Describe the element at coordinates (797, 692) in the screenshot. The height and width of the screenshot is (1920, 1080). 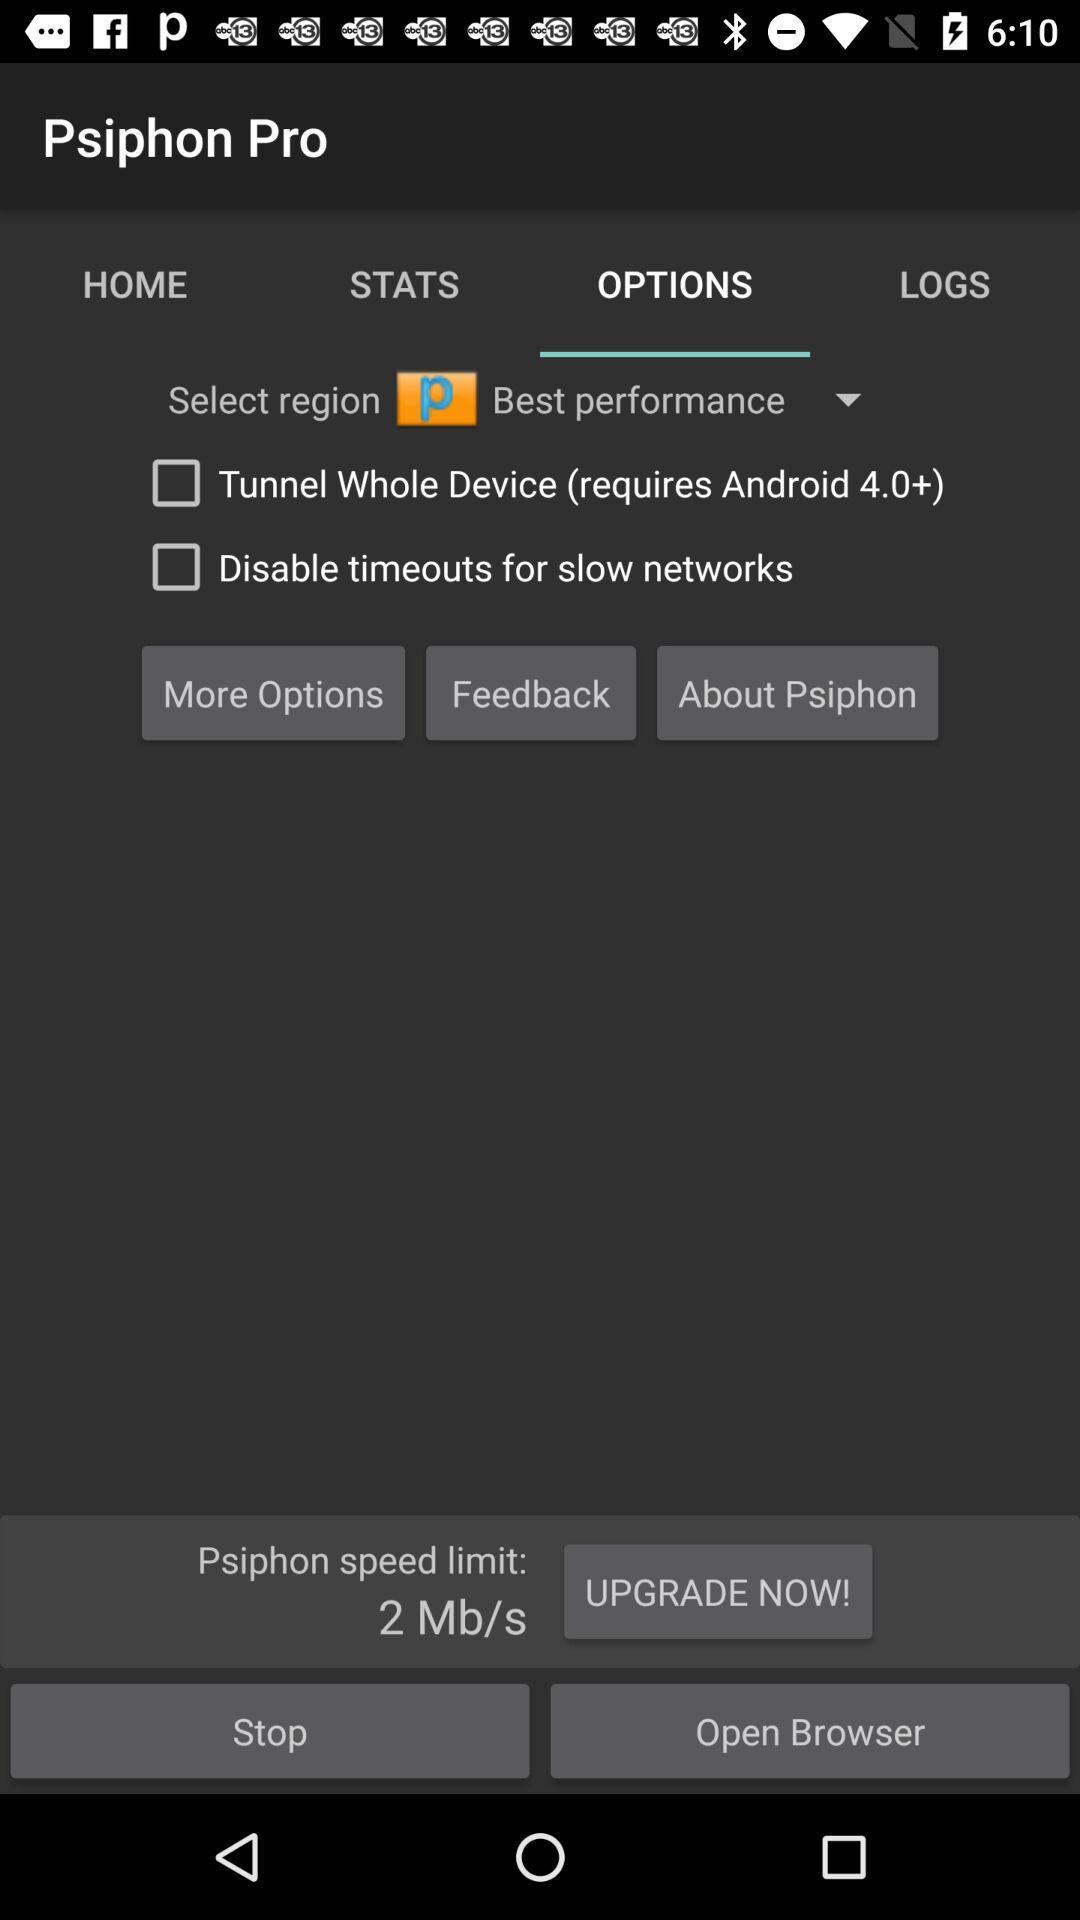
I see `about psiphon` at that location.